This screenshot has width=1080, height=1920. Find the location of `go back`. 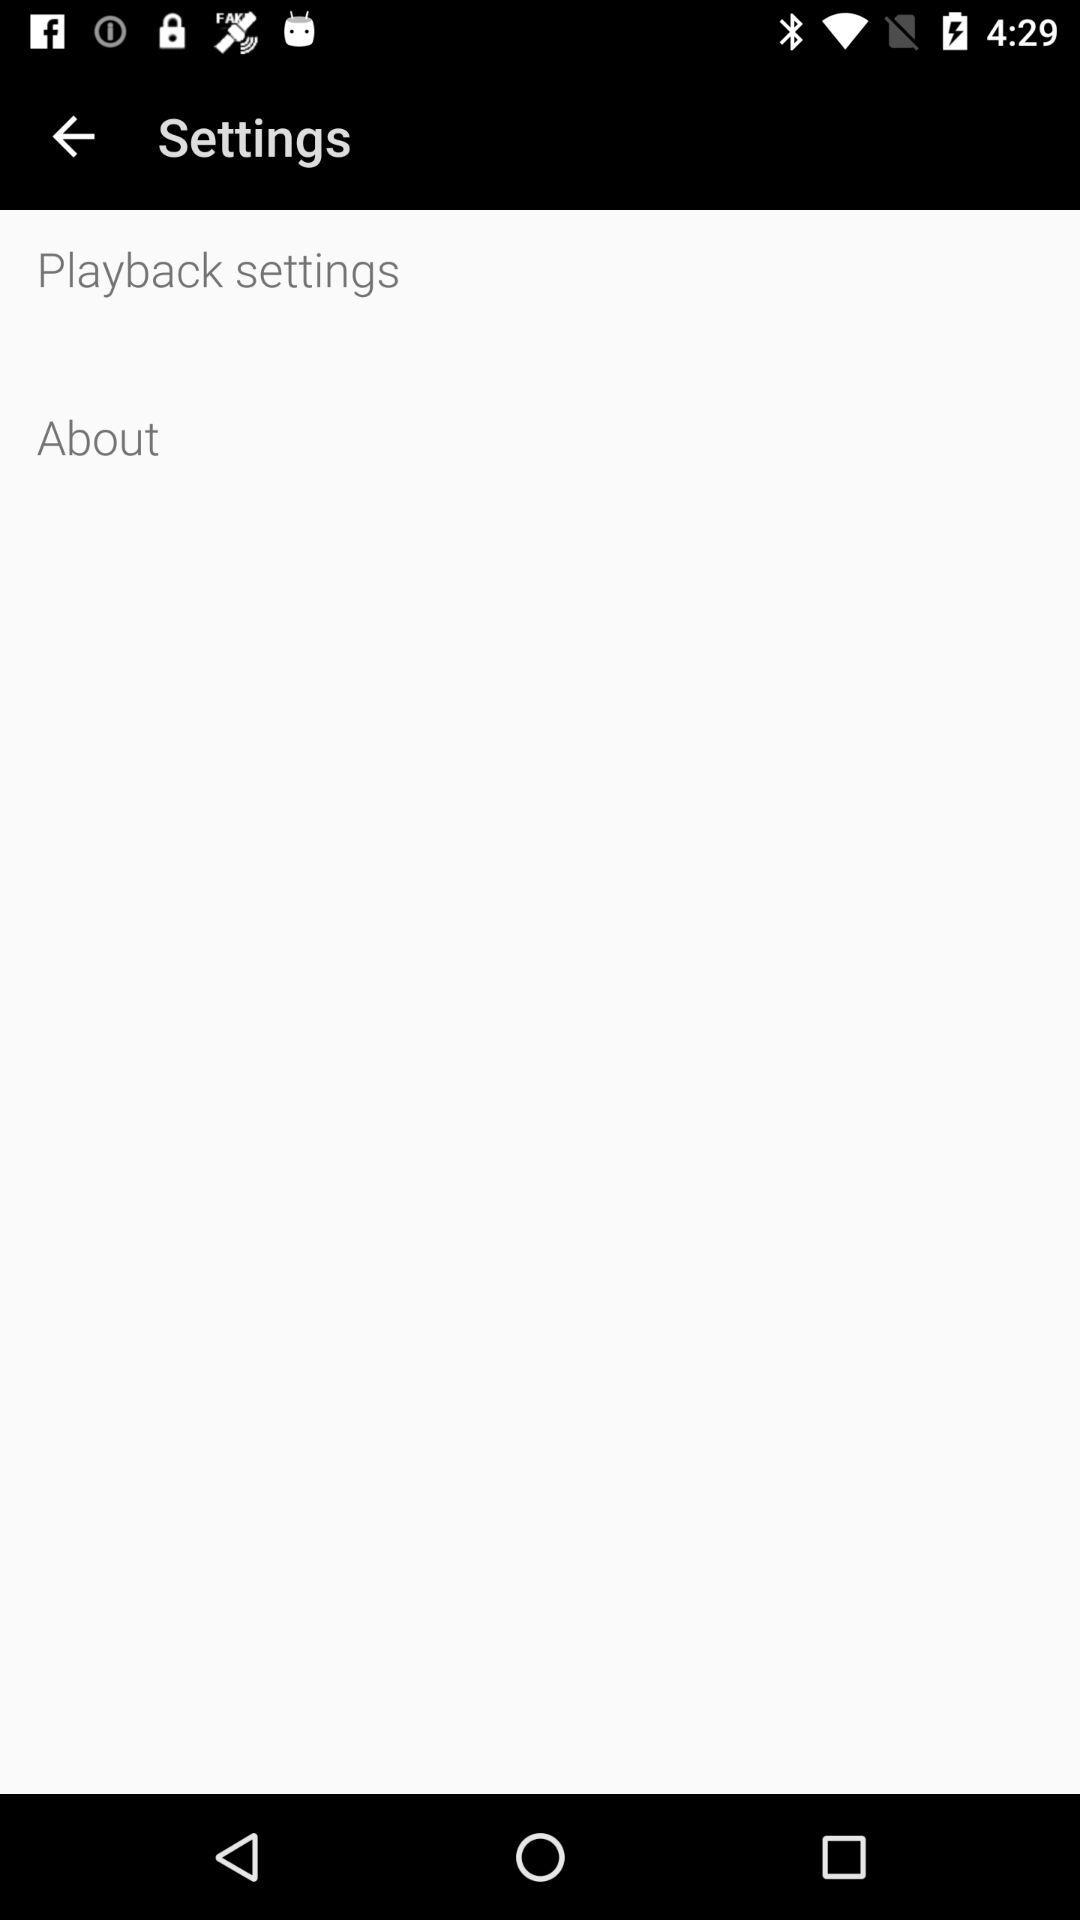

go back is located at coordinates (72, 135).